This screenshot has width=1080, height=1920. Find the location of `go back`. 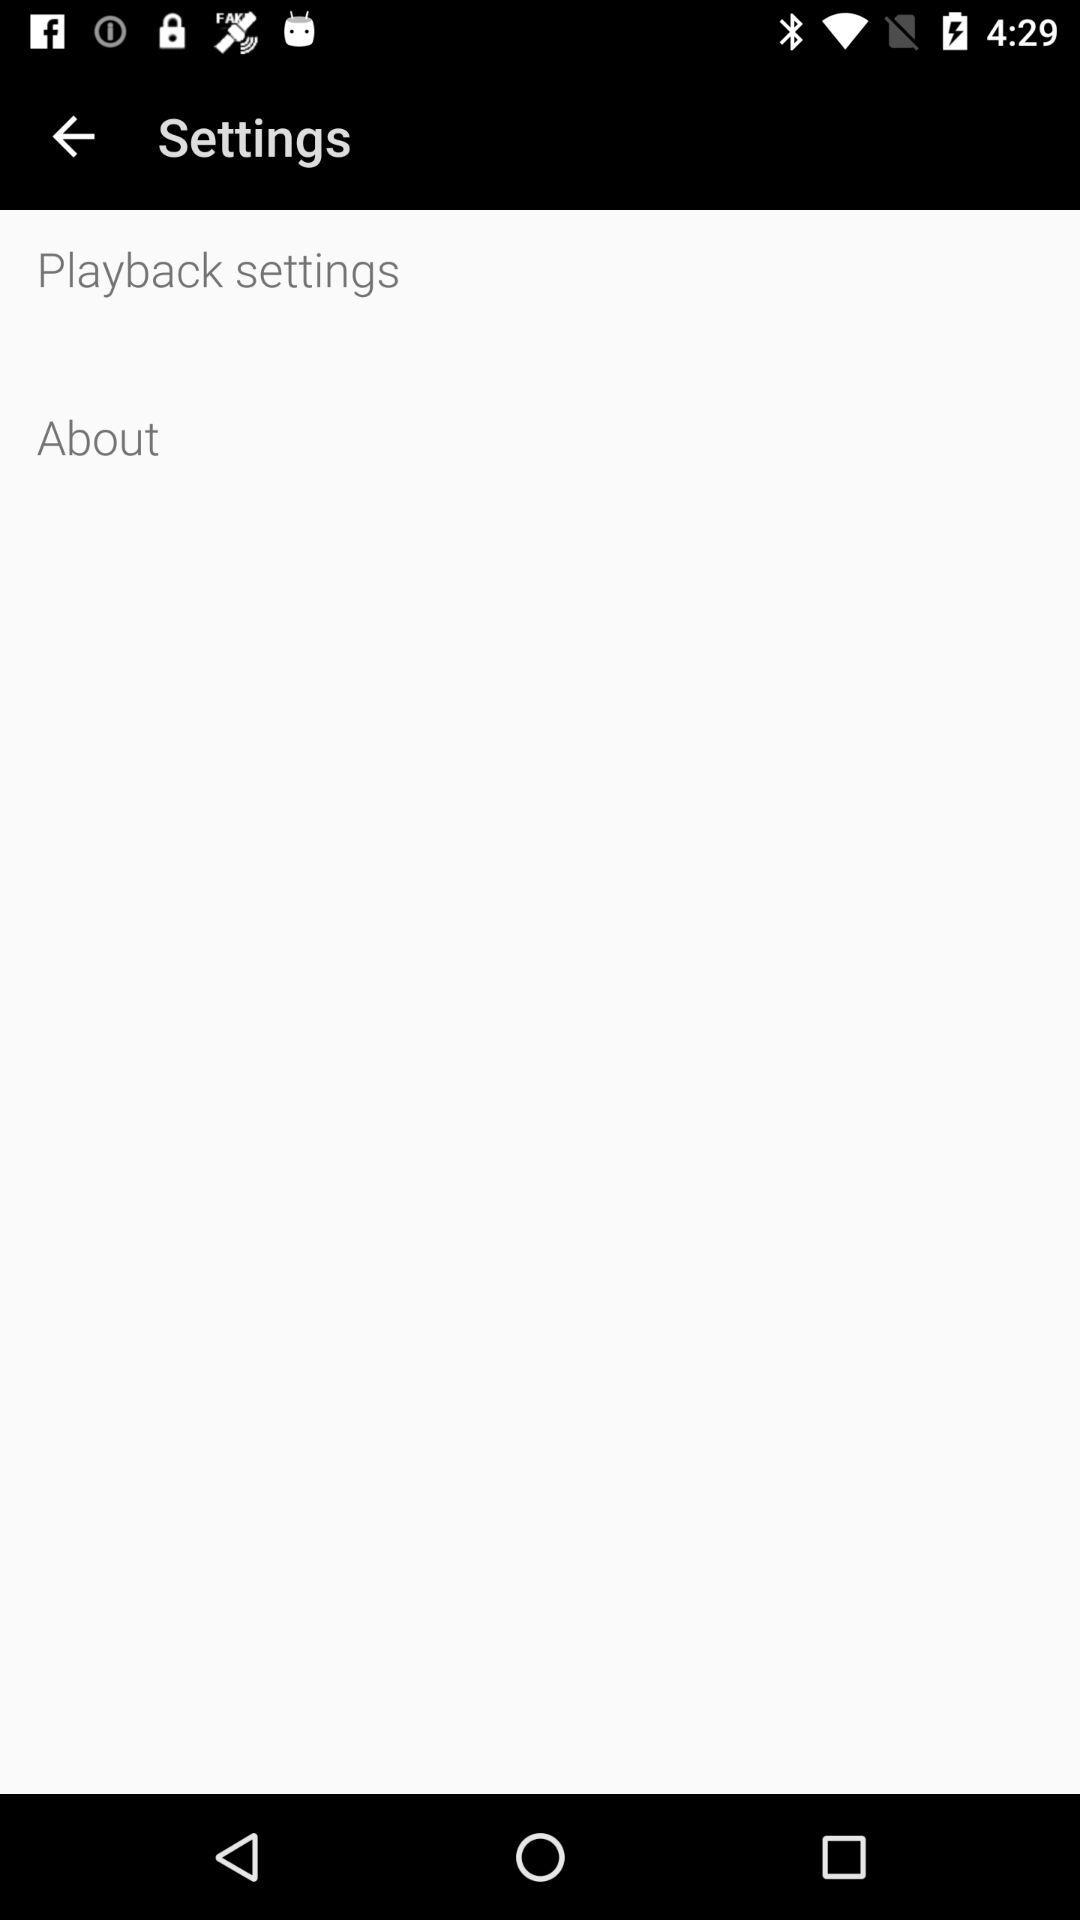

go back is located at coordinates (72, 135).